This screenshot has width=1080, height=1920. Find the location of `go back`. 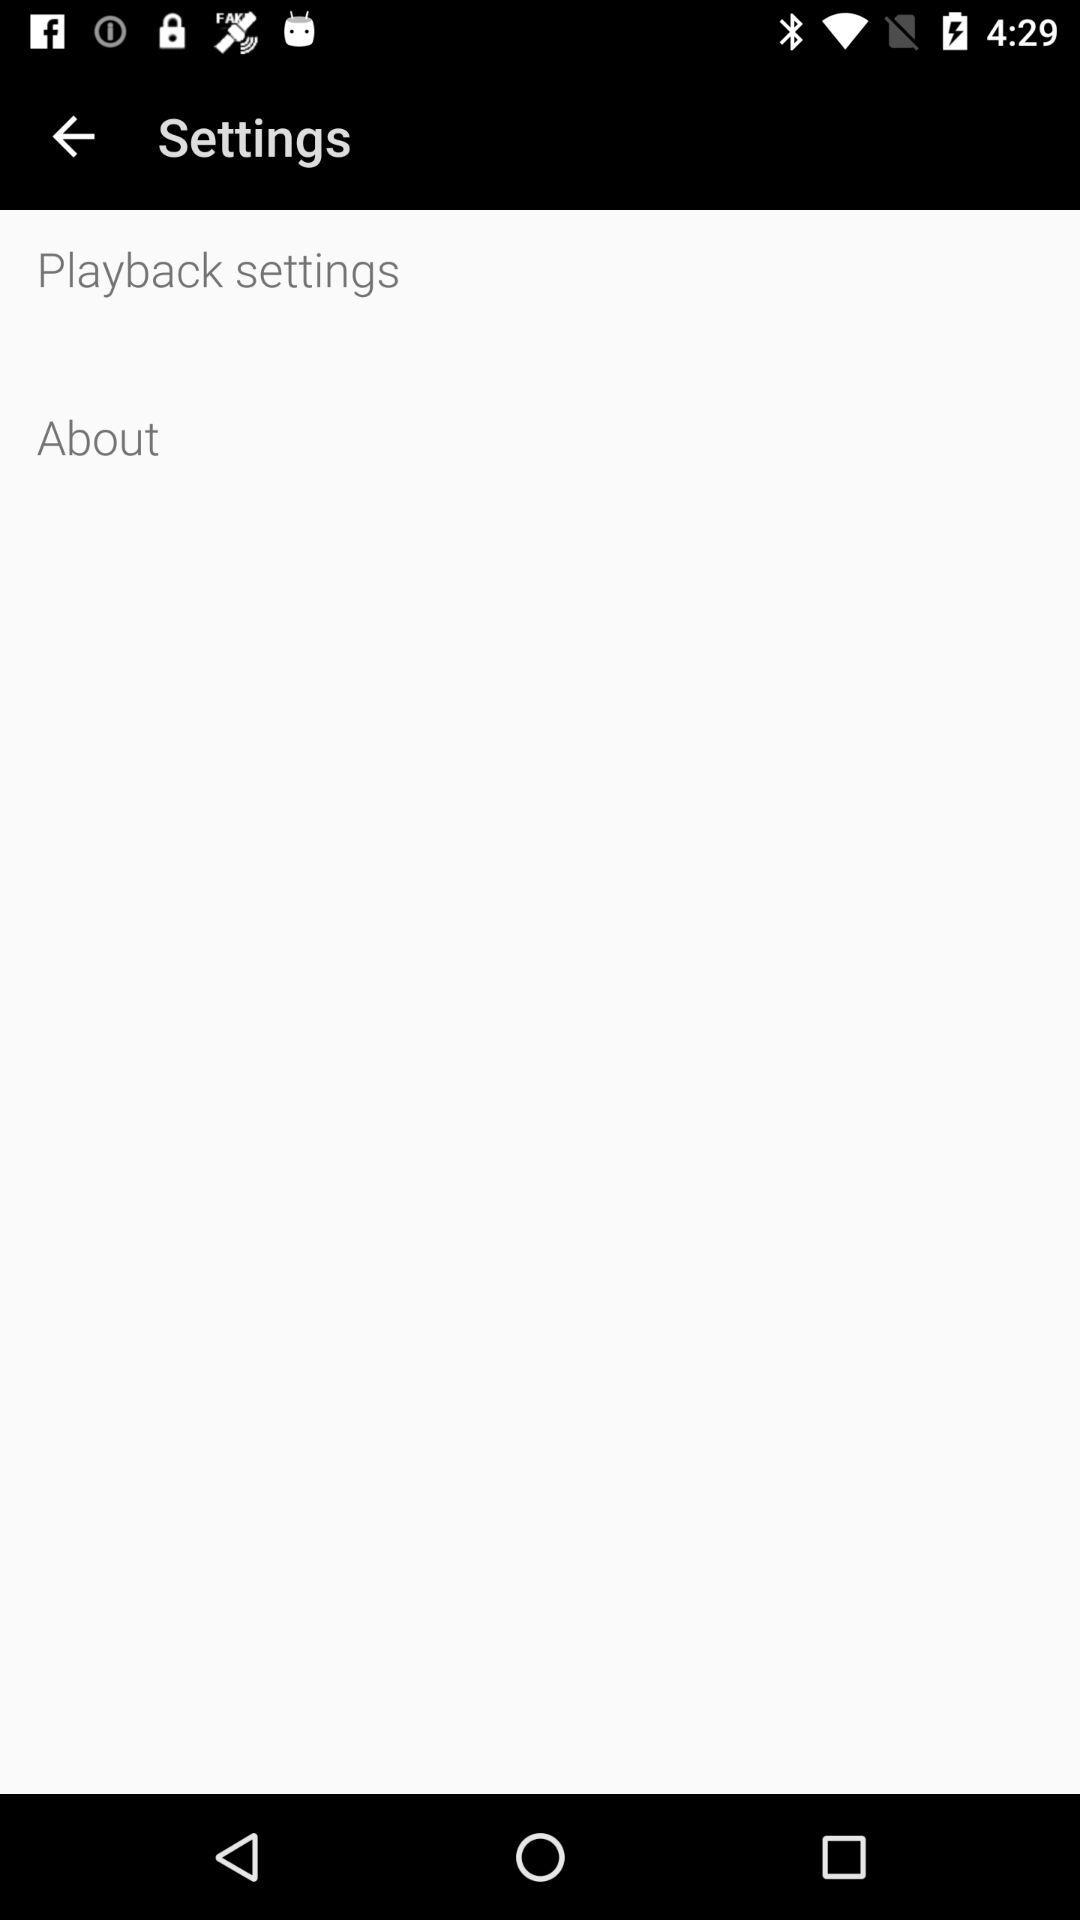

go back is located at coordinates (72, 135).